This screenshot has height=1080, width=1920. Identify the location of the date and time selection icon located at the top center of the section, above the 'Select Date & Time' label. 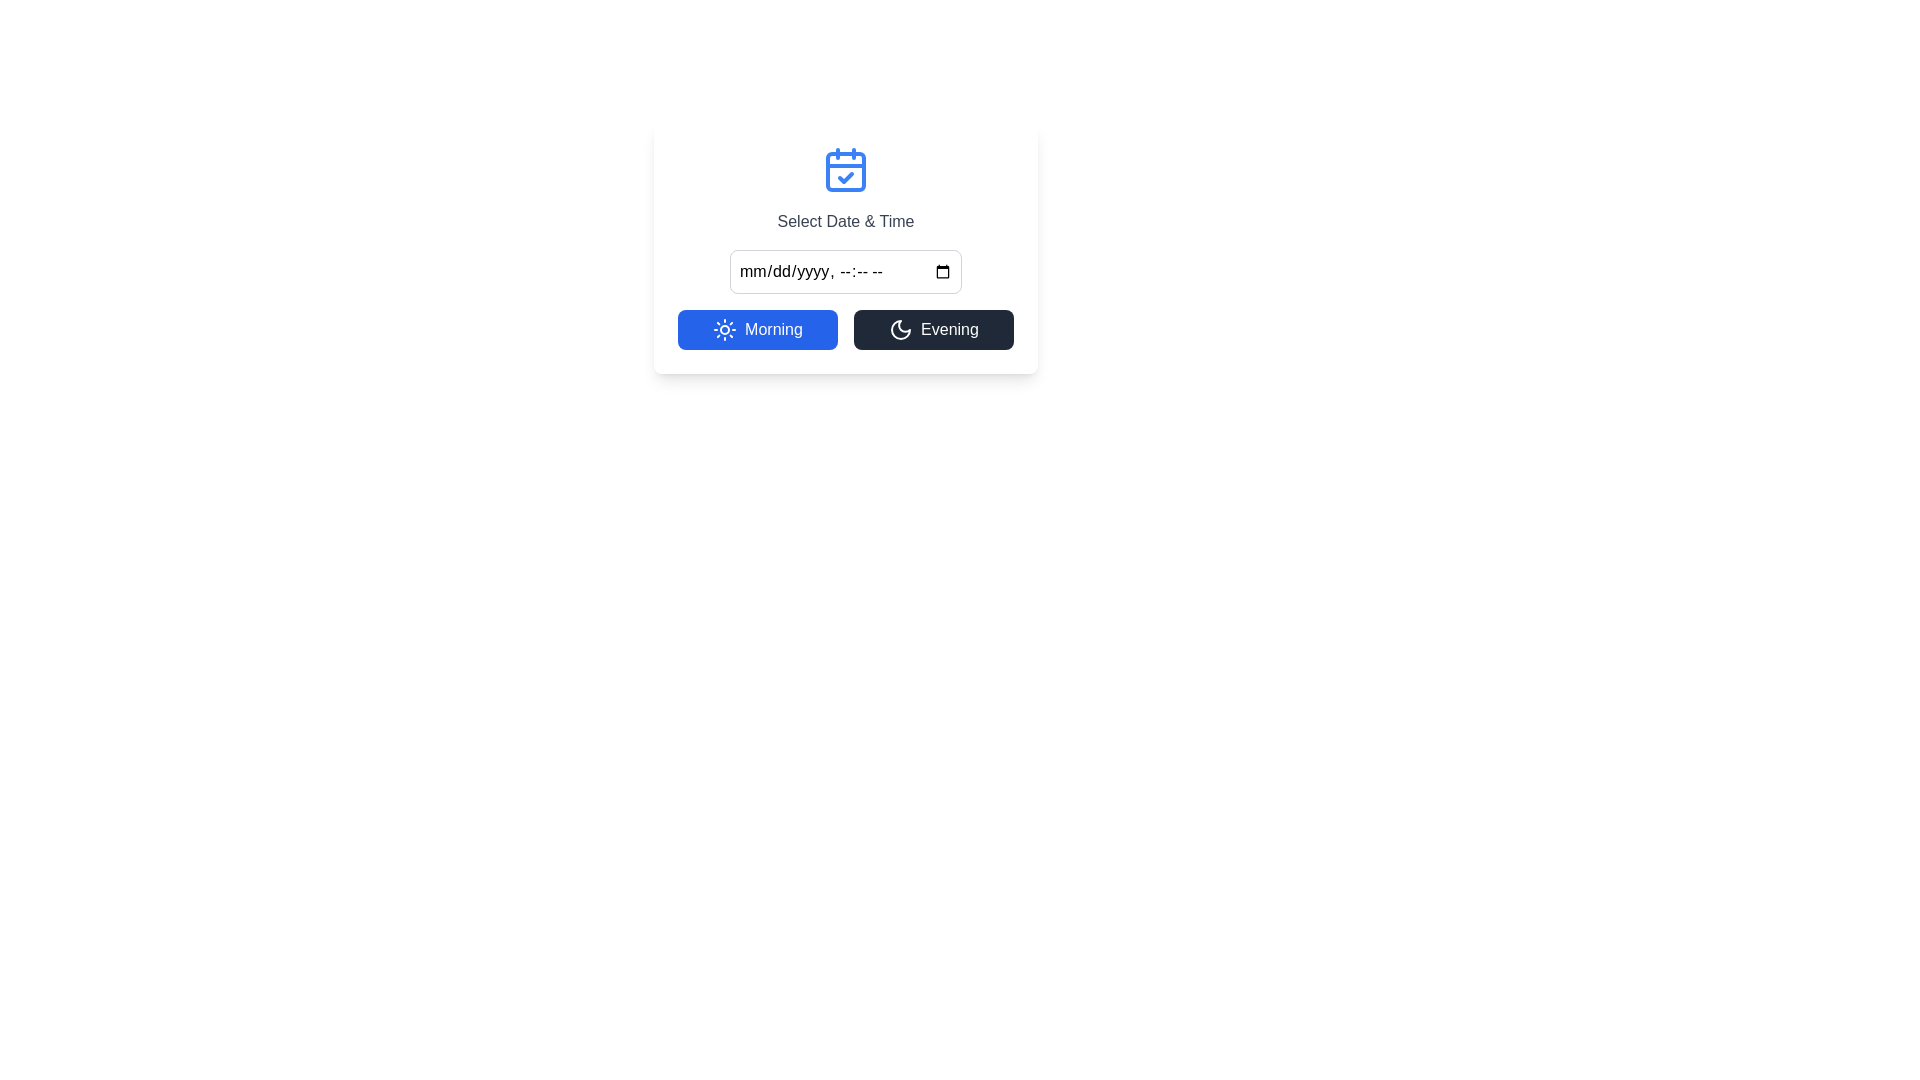
(845, 168).